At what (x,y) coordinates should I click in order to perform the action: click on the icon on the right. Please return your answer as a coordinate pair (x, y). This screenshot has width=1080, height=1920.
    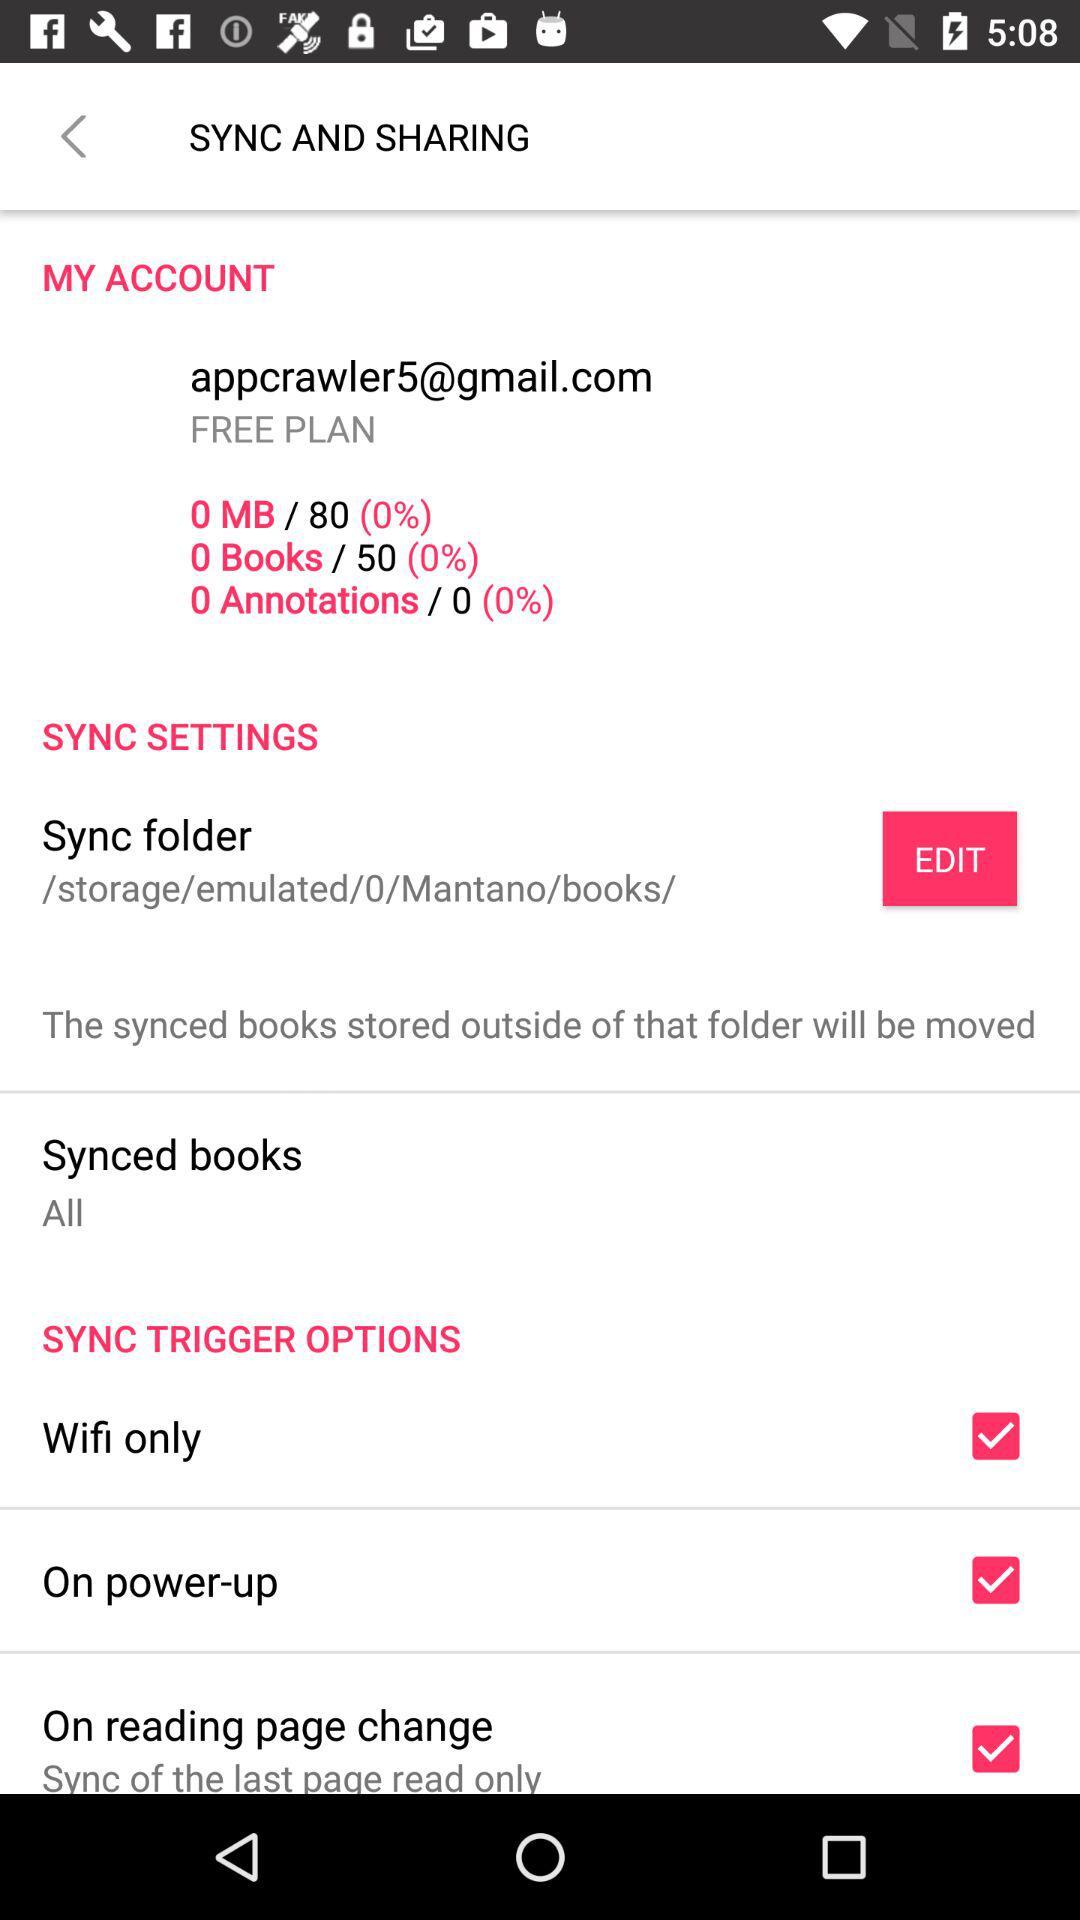
    Looking at the image, I should click on (948, 858).